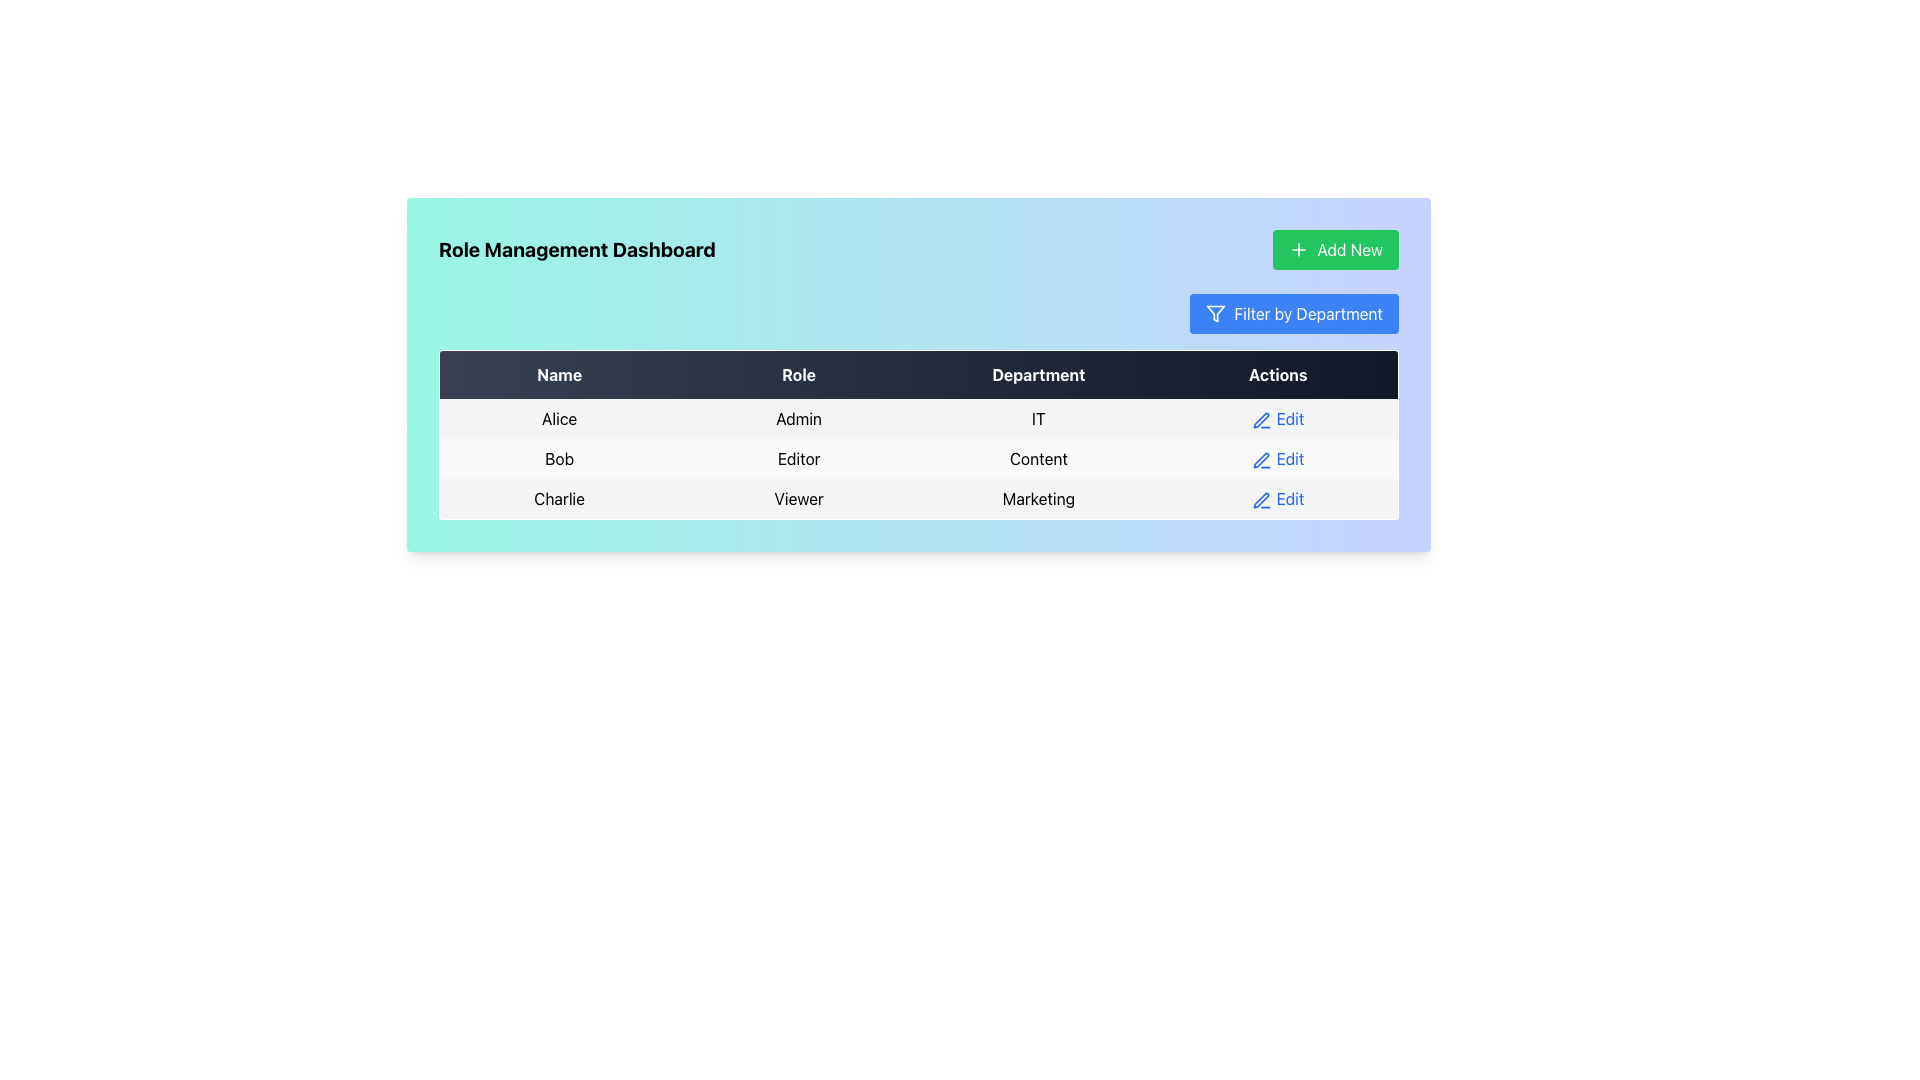  Describe the element at coordinates (1299, 249) in the screenshot. I see `the '+' icon located within the green 'Add New' button` at that location.